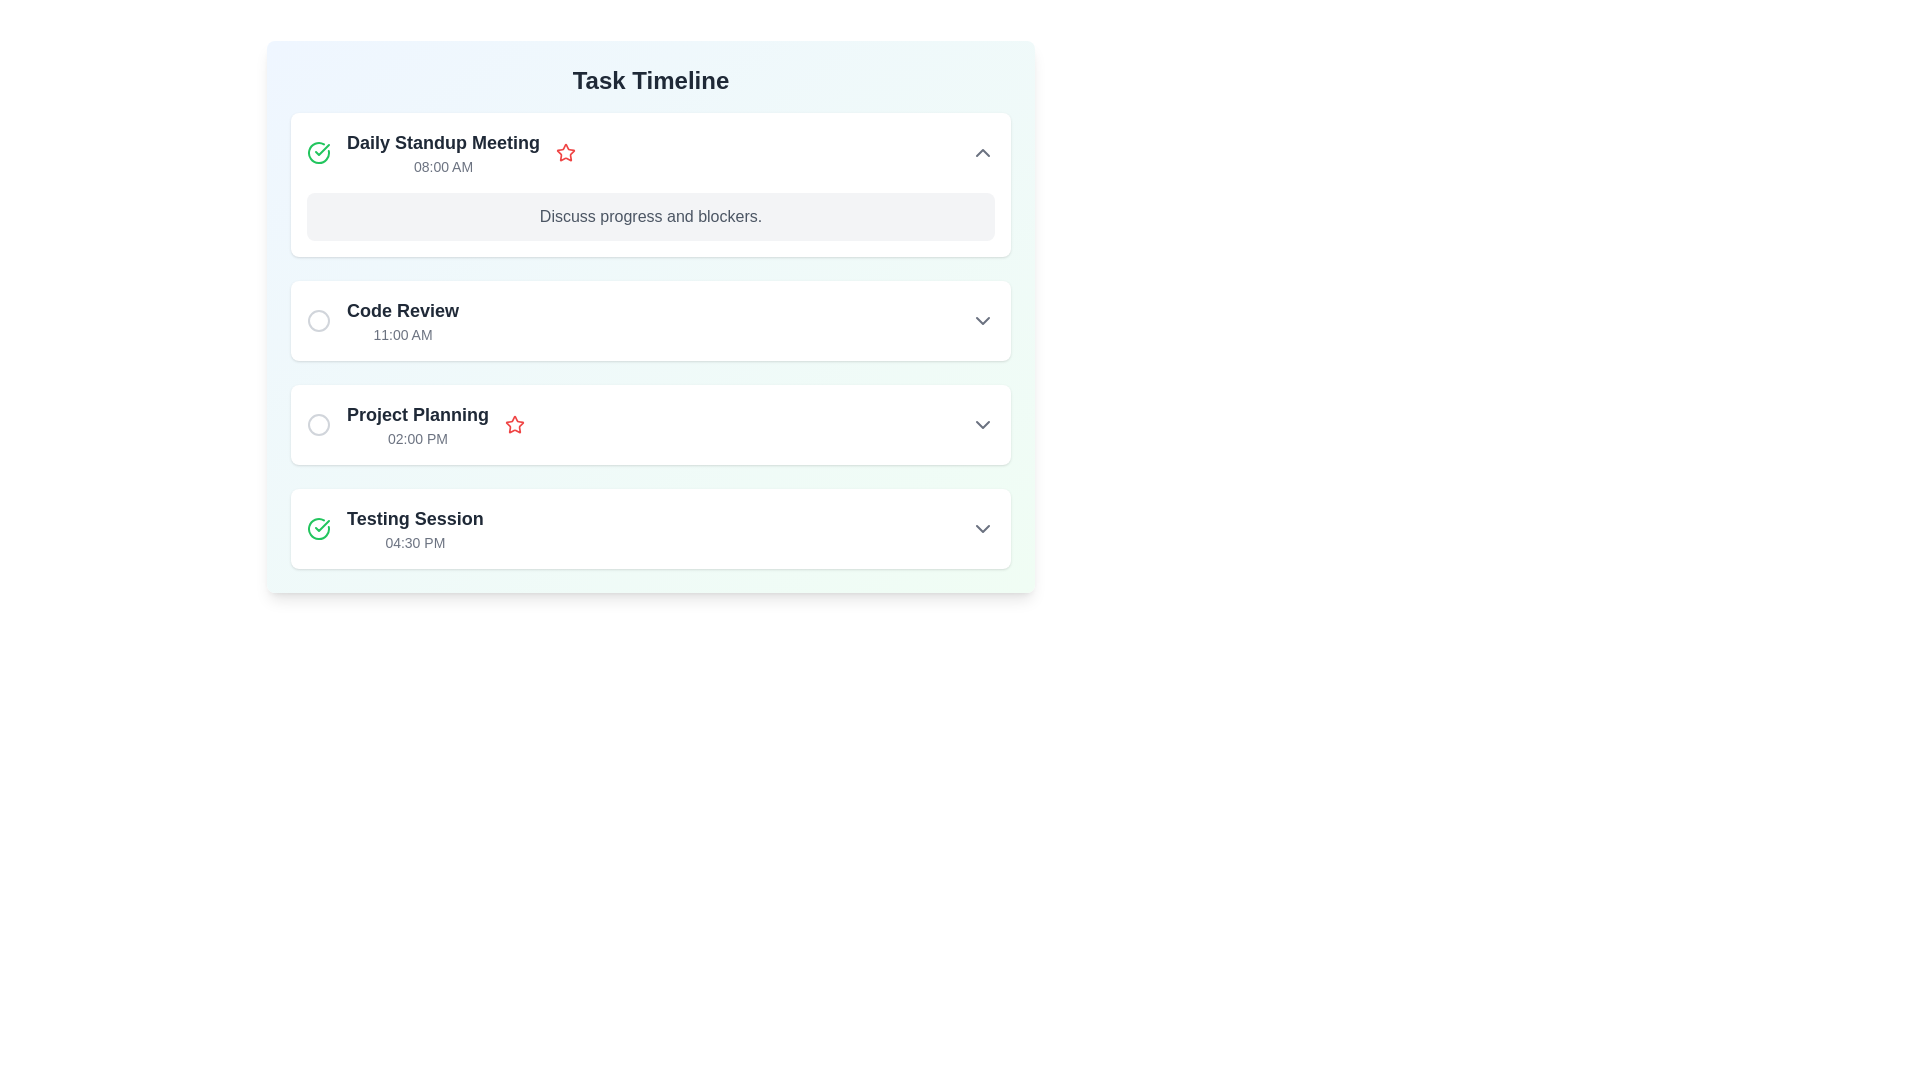  I want to click on the task entry card labeled 'Code Review' with a timestamp of '11:00 AM', which is the second item in the 'Task Timeline' list, so click(651, 319).